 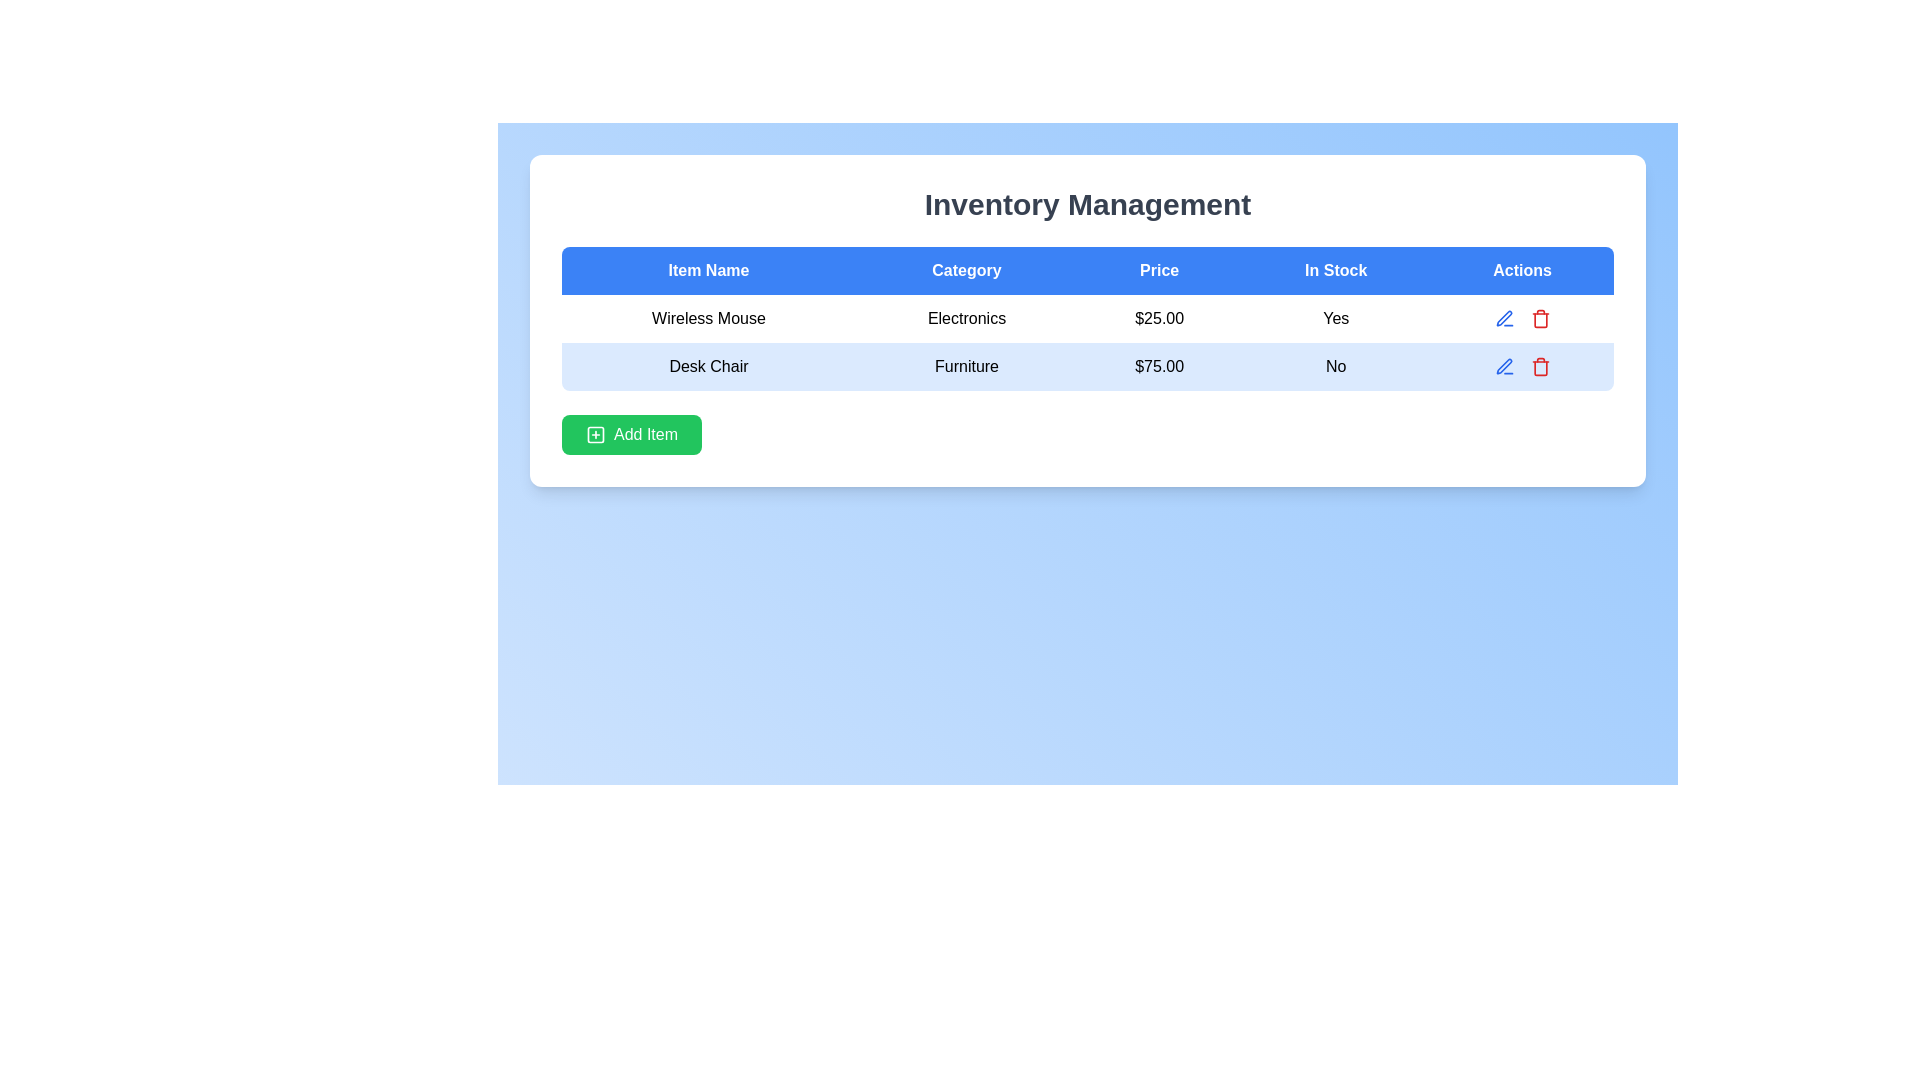 What do you see at coordinates (1159, 270) in the screenshot?
I see `the Table Header Cell displaying 'Price' with a blue background, which is centrally aligned in the table header row` at bounding box center [1159, 270].